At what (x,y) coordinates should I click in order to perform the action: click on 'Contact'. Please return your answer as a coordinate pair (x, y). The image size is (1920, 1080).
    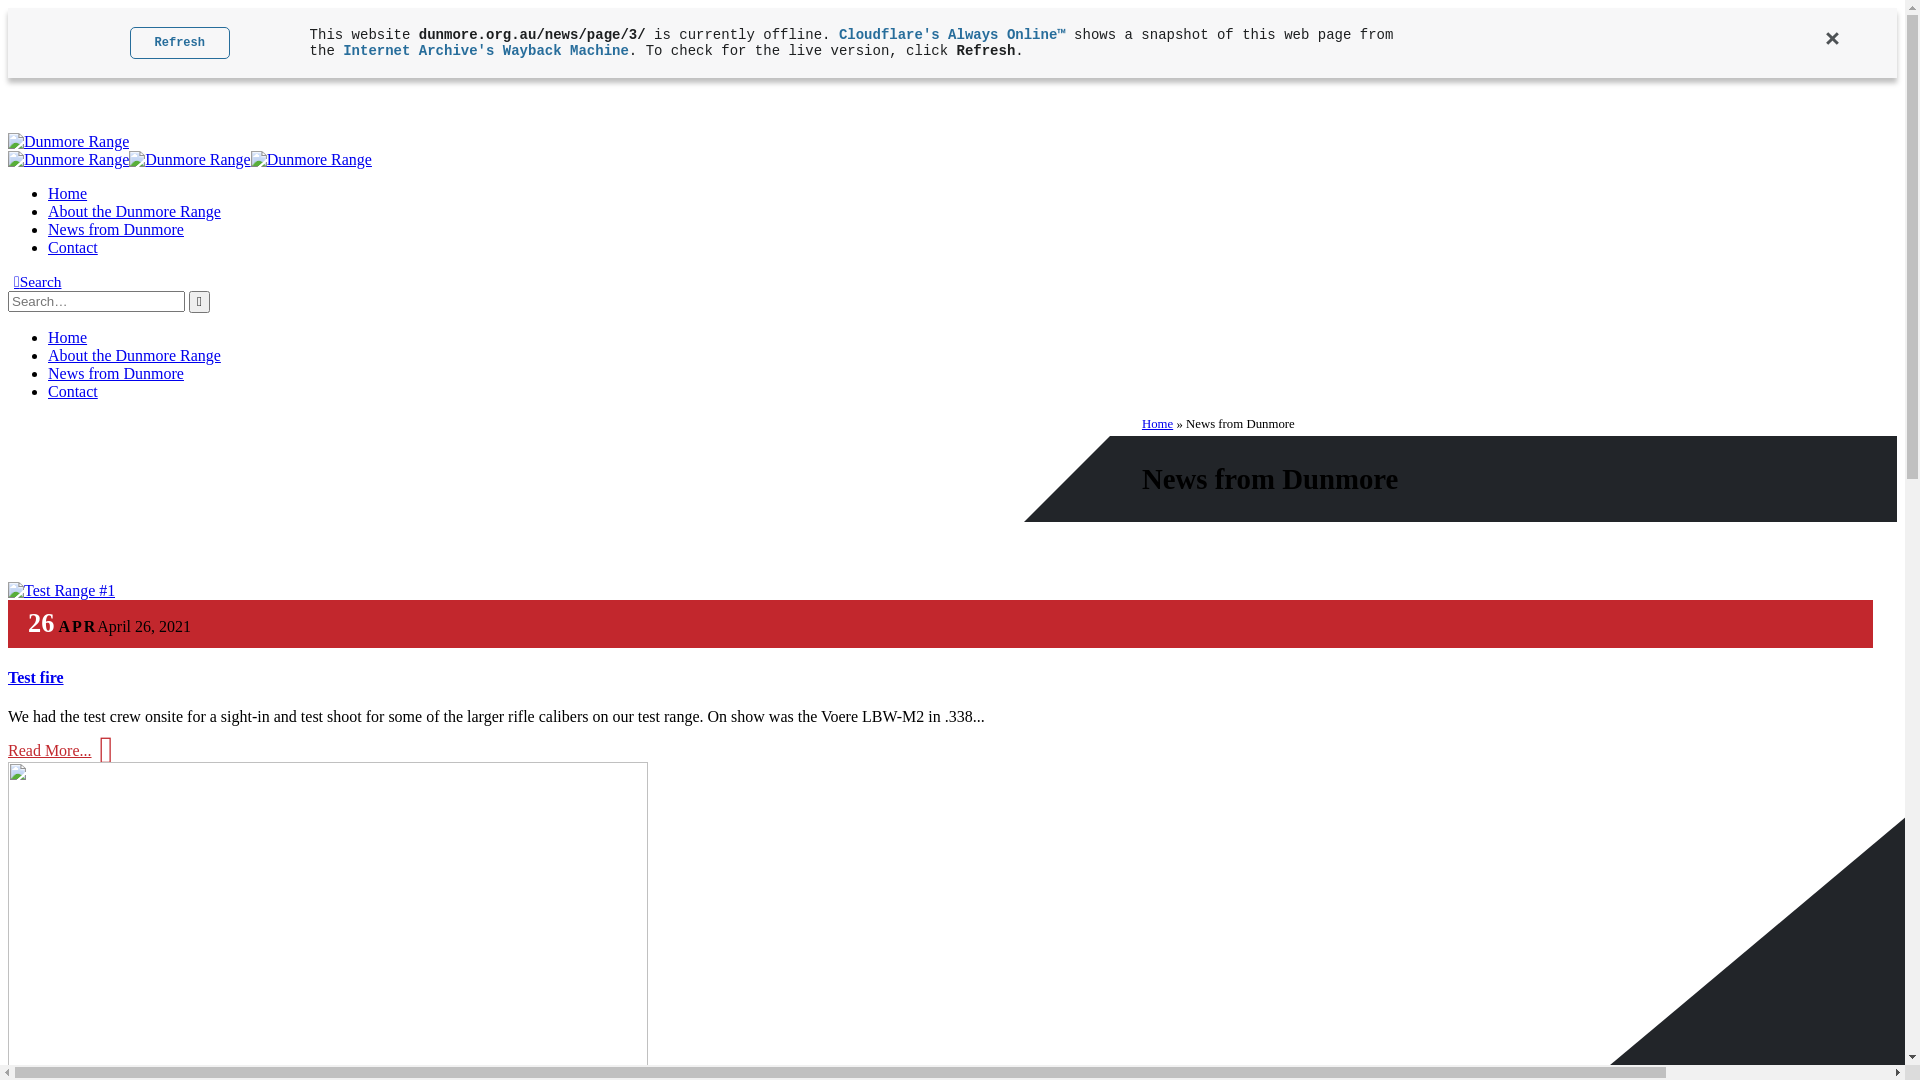
    Looking at the image, I should click on (48, 246).